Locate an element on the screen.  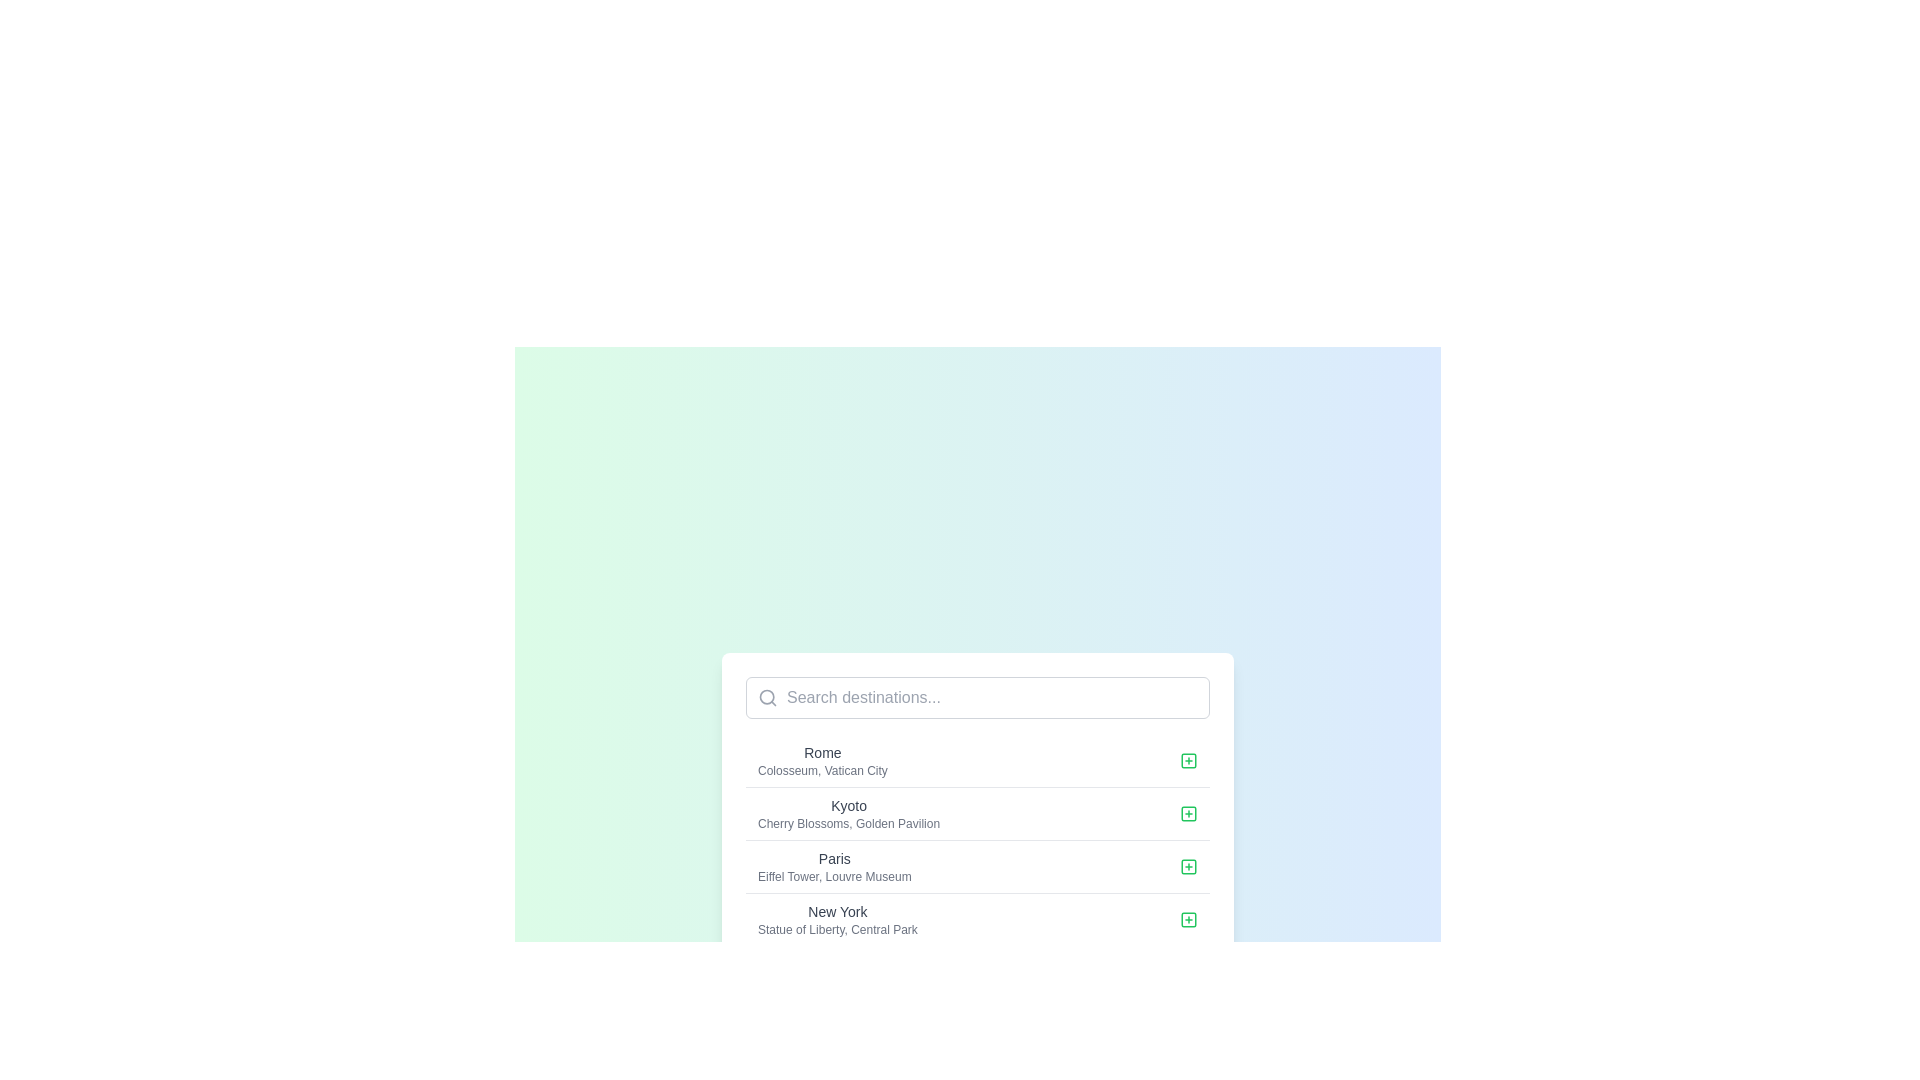
the circular part of the magnifying glass icon within the search bar, indicating its functionality for entering search queries is located at coordinates (766, 696).